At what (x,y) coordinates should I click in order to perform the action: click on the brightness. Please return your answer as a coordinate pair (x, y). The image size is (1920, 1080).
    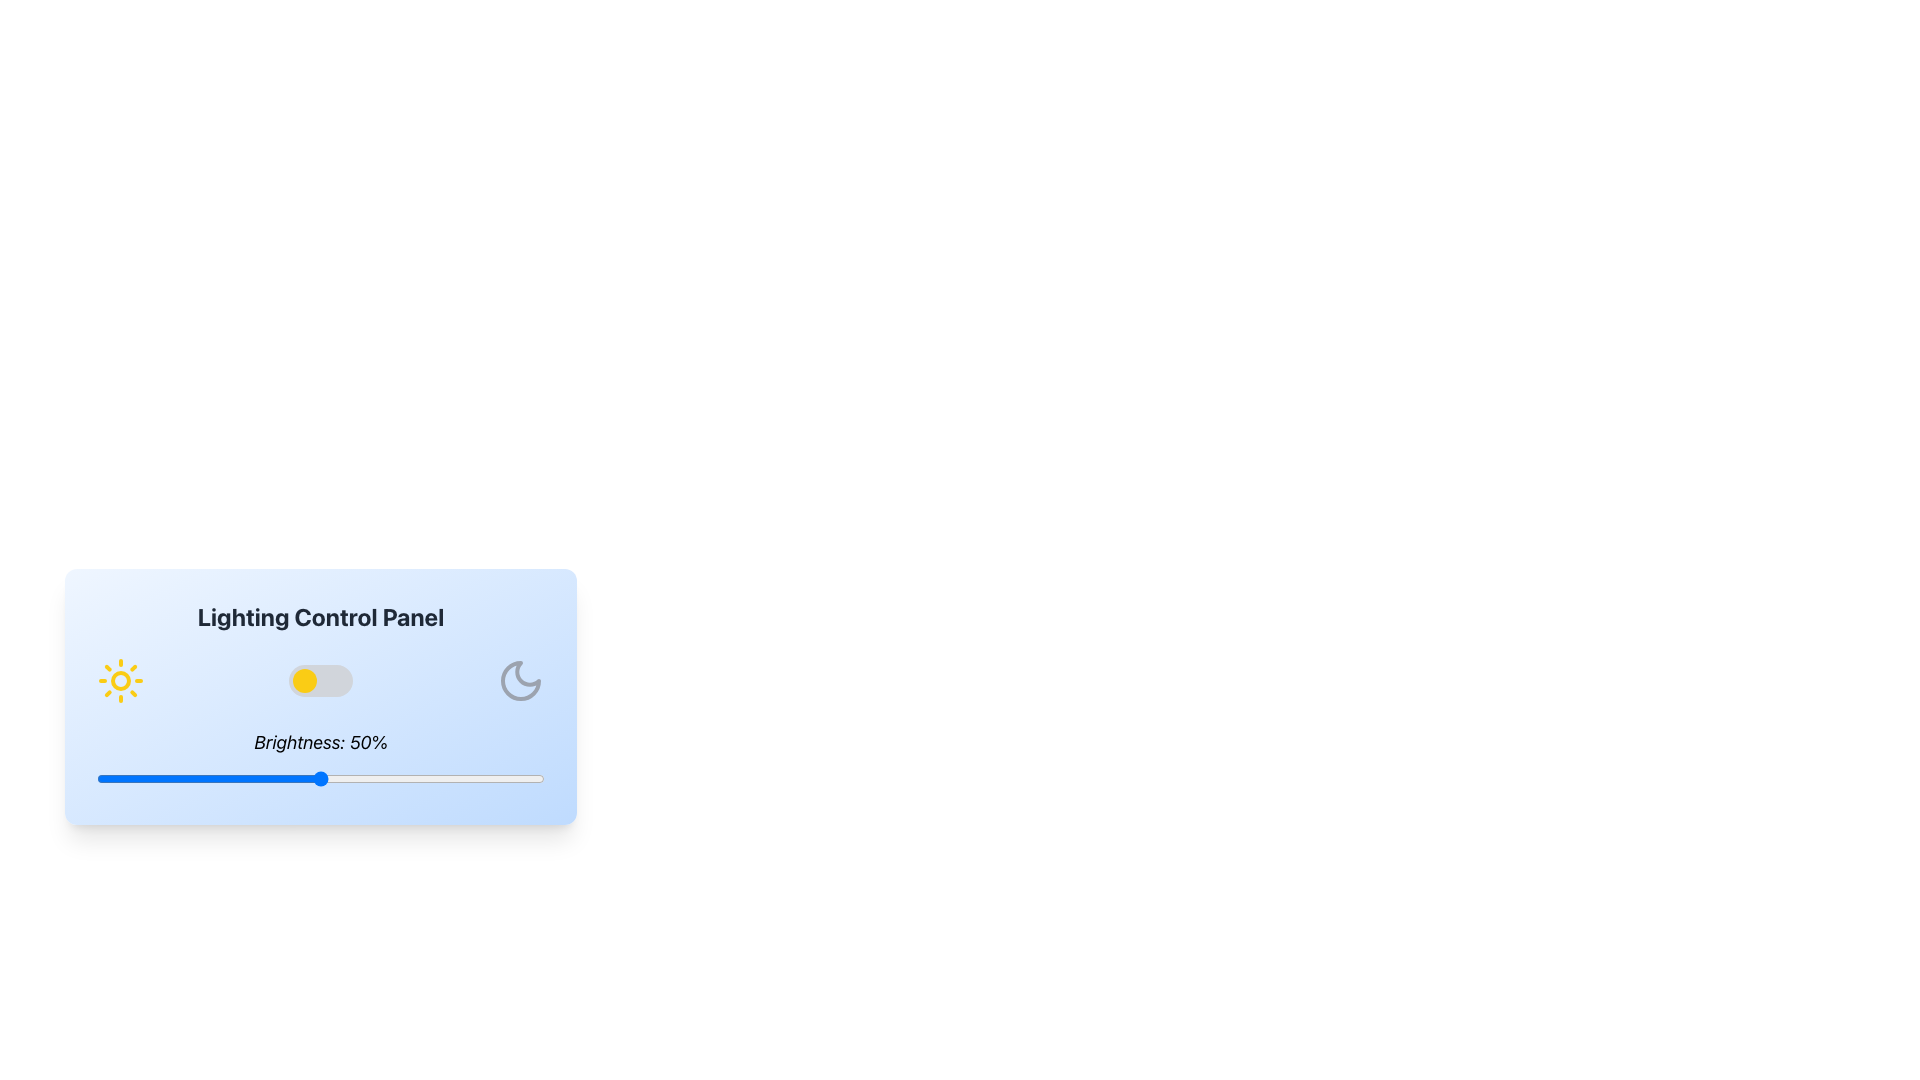
    Looking at the image, I should click on (195, 778).